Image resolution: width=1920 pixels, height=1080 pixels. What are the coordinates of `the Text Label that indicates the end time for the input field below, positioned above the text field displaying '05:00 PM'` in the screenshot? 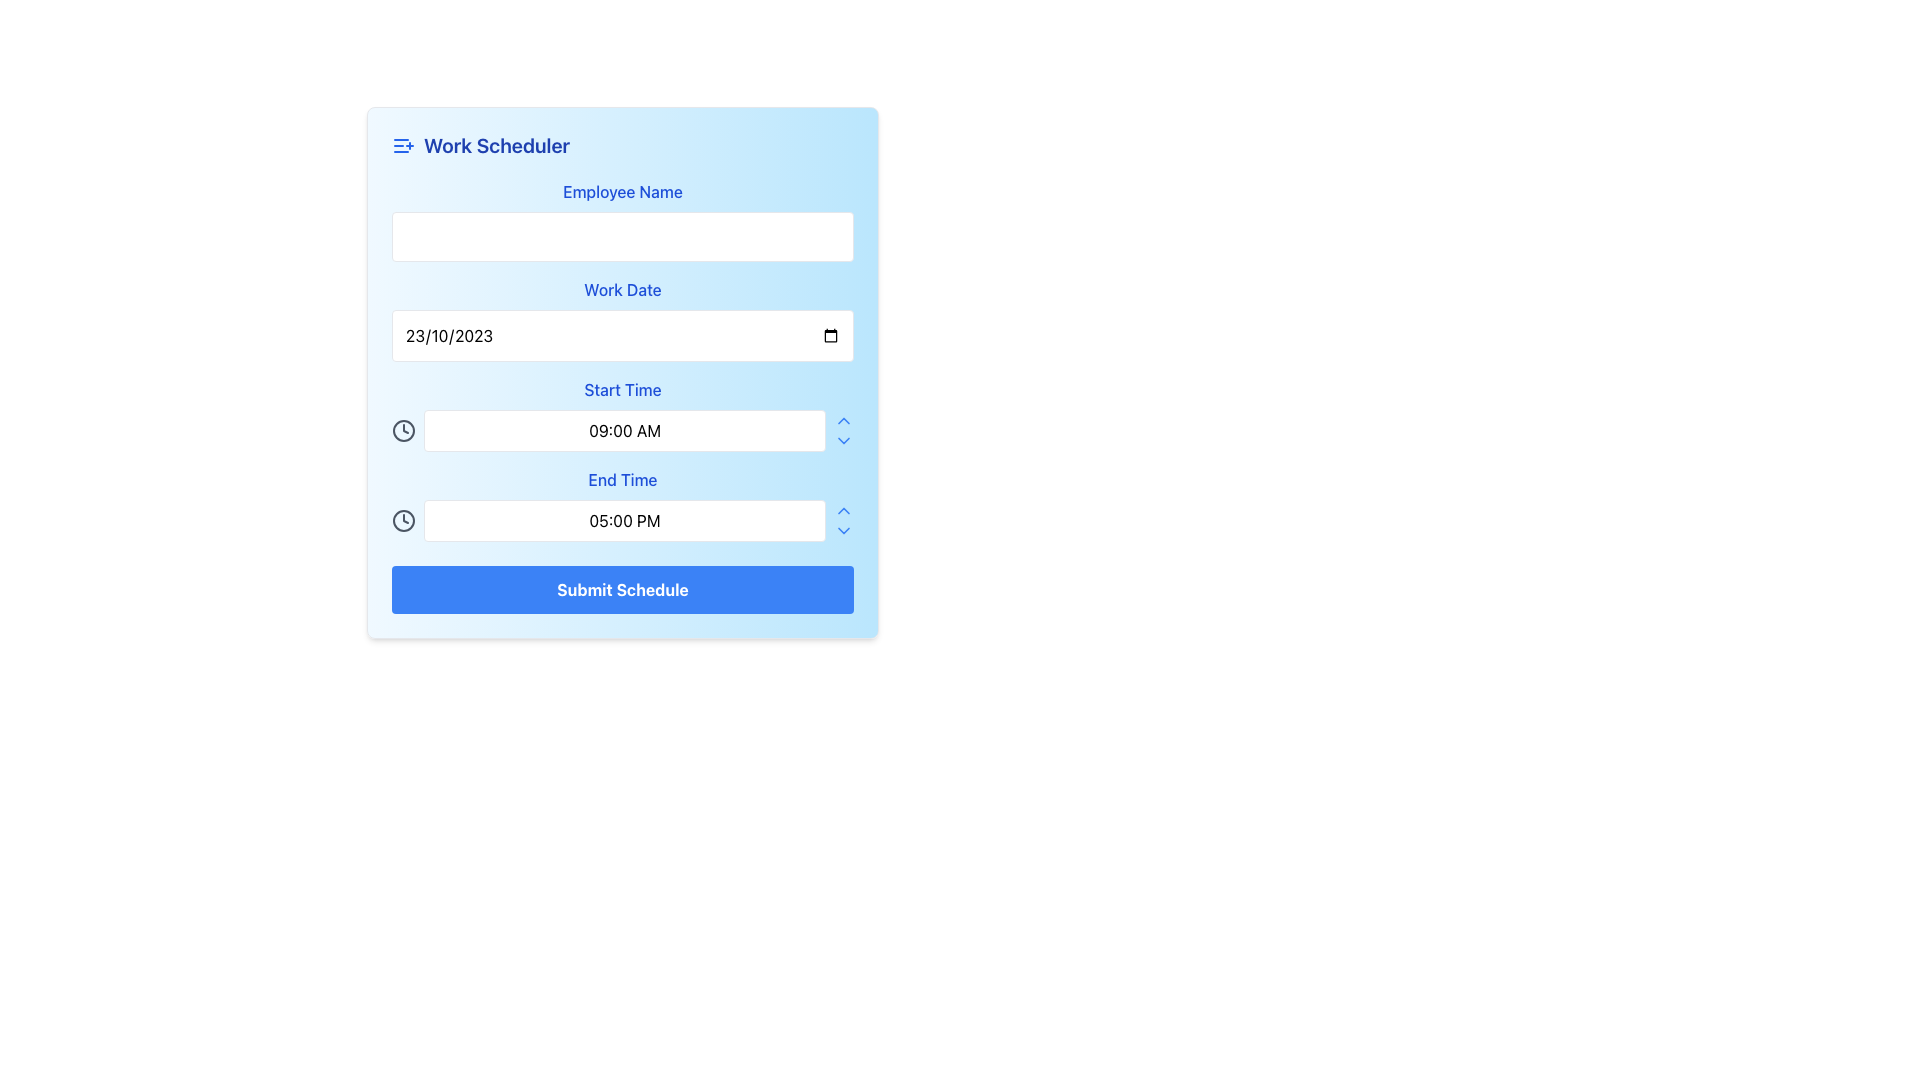 It's located at (622, 479).